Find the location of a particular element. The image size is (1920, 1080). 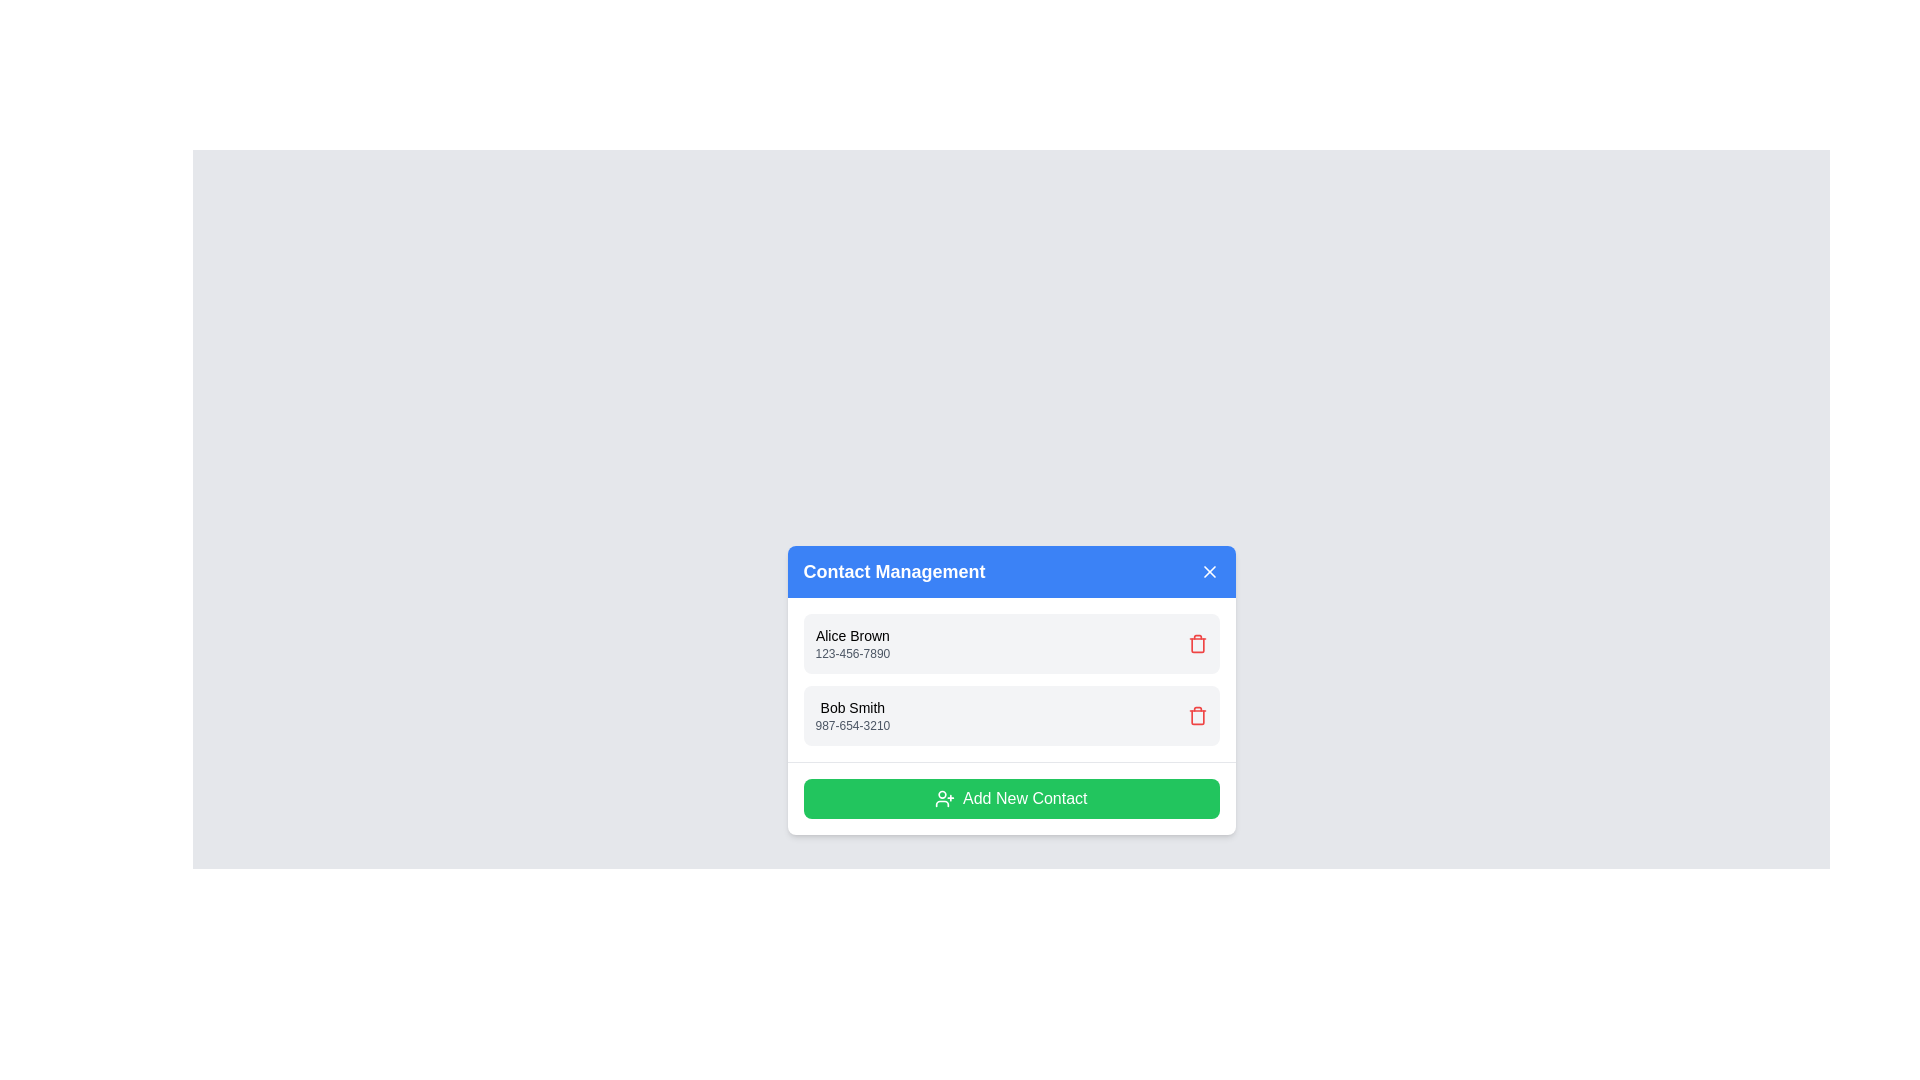

the contact details of Alice Brown is located at coordinates (852, 635).